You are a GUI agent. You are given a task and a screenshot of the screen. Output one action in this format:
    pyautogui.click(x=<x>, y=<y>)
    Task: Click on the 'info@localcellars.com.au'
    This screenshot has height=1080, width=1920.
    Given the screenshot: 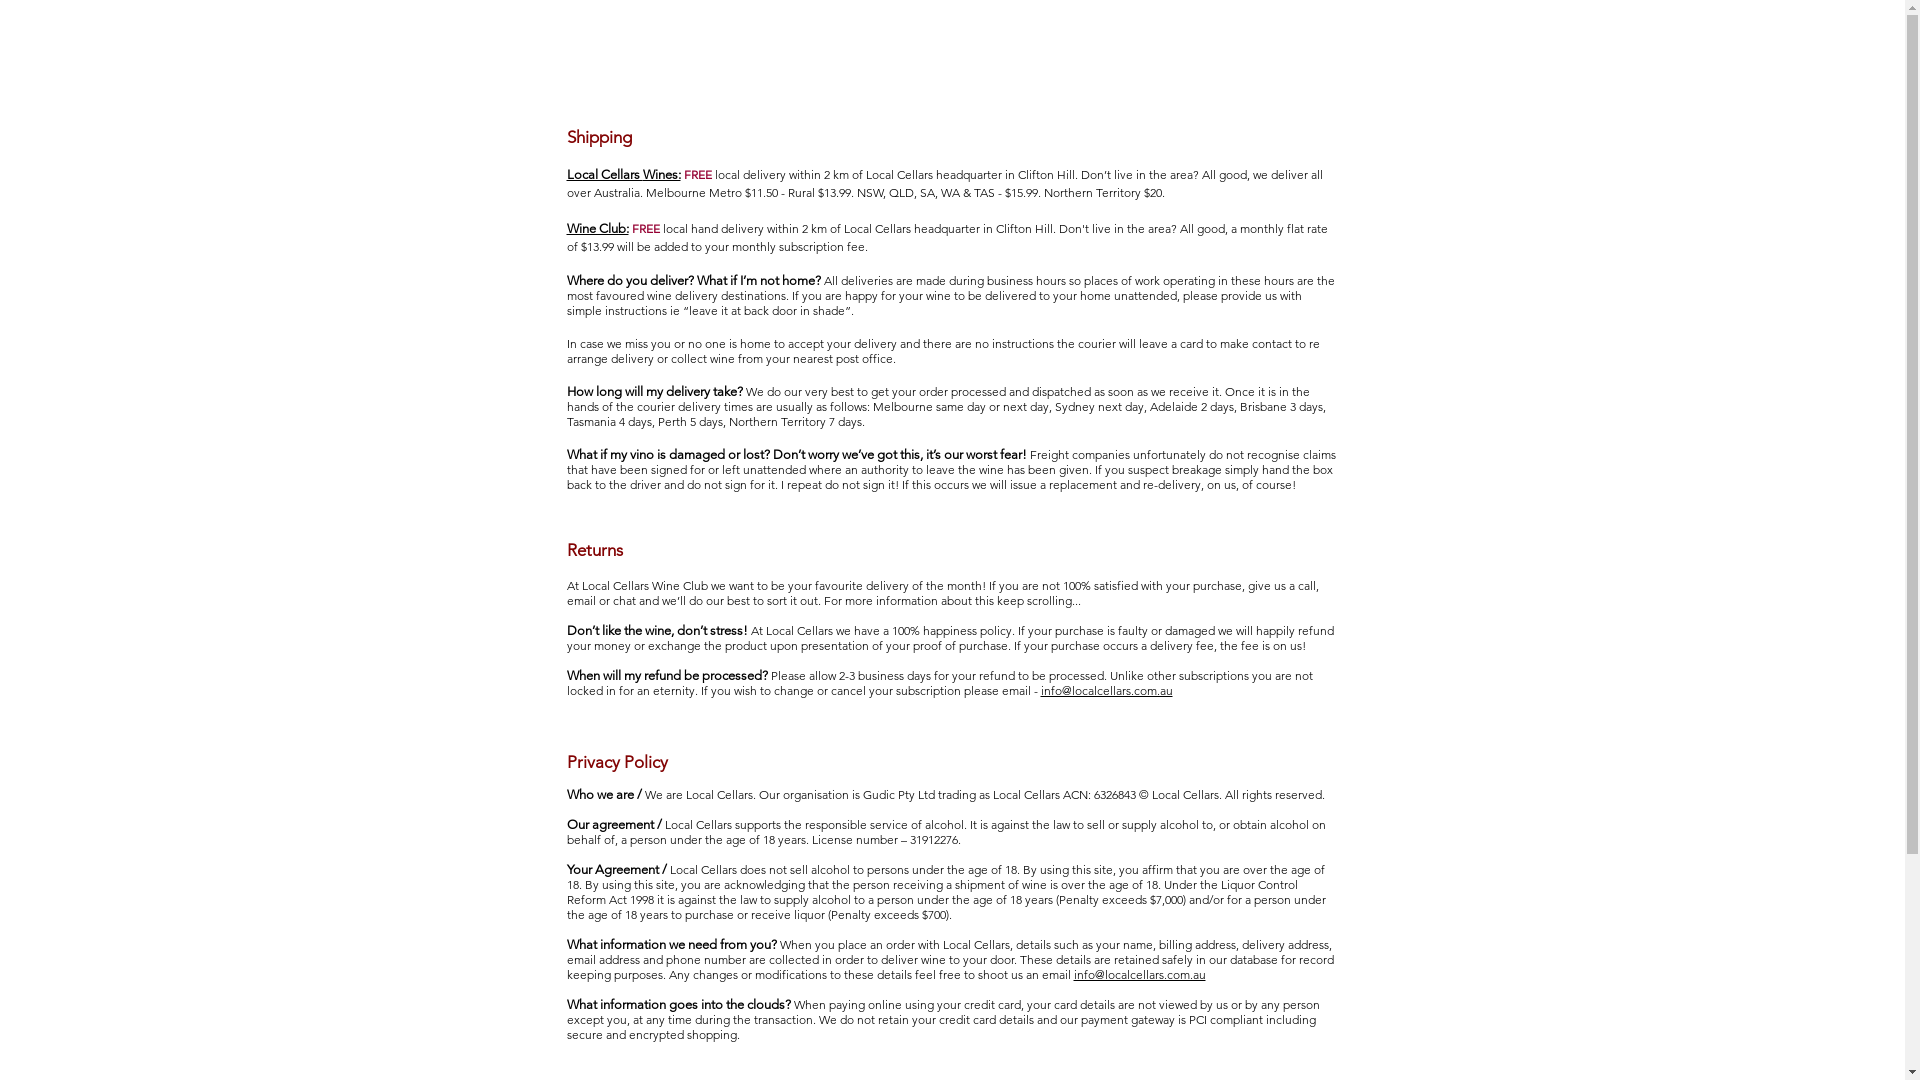 What is the action you would take?
    pyautogui.click(x=1104, y=689)
    